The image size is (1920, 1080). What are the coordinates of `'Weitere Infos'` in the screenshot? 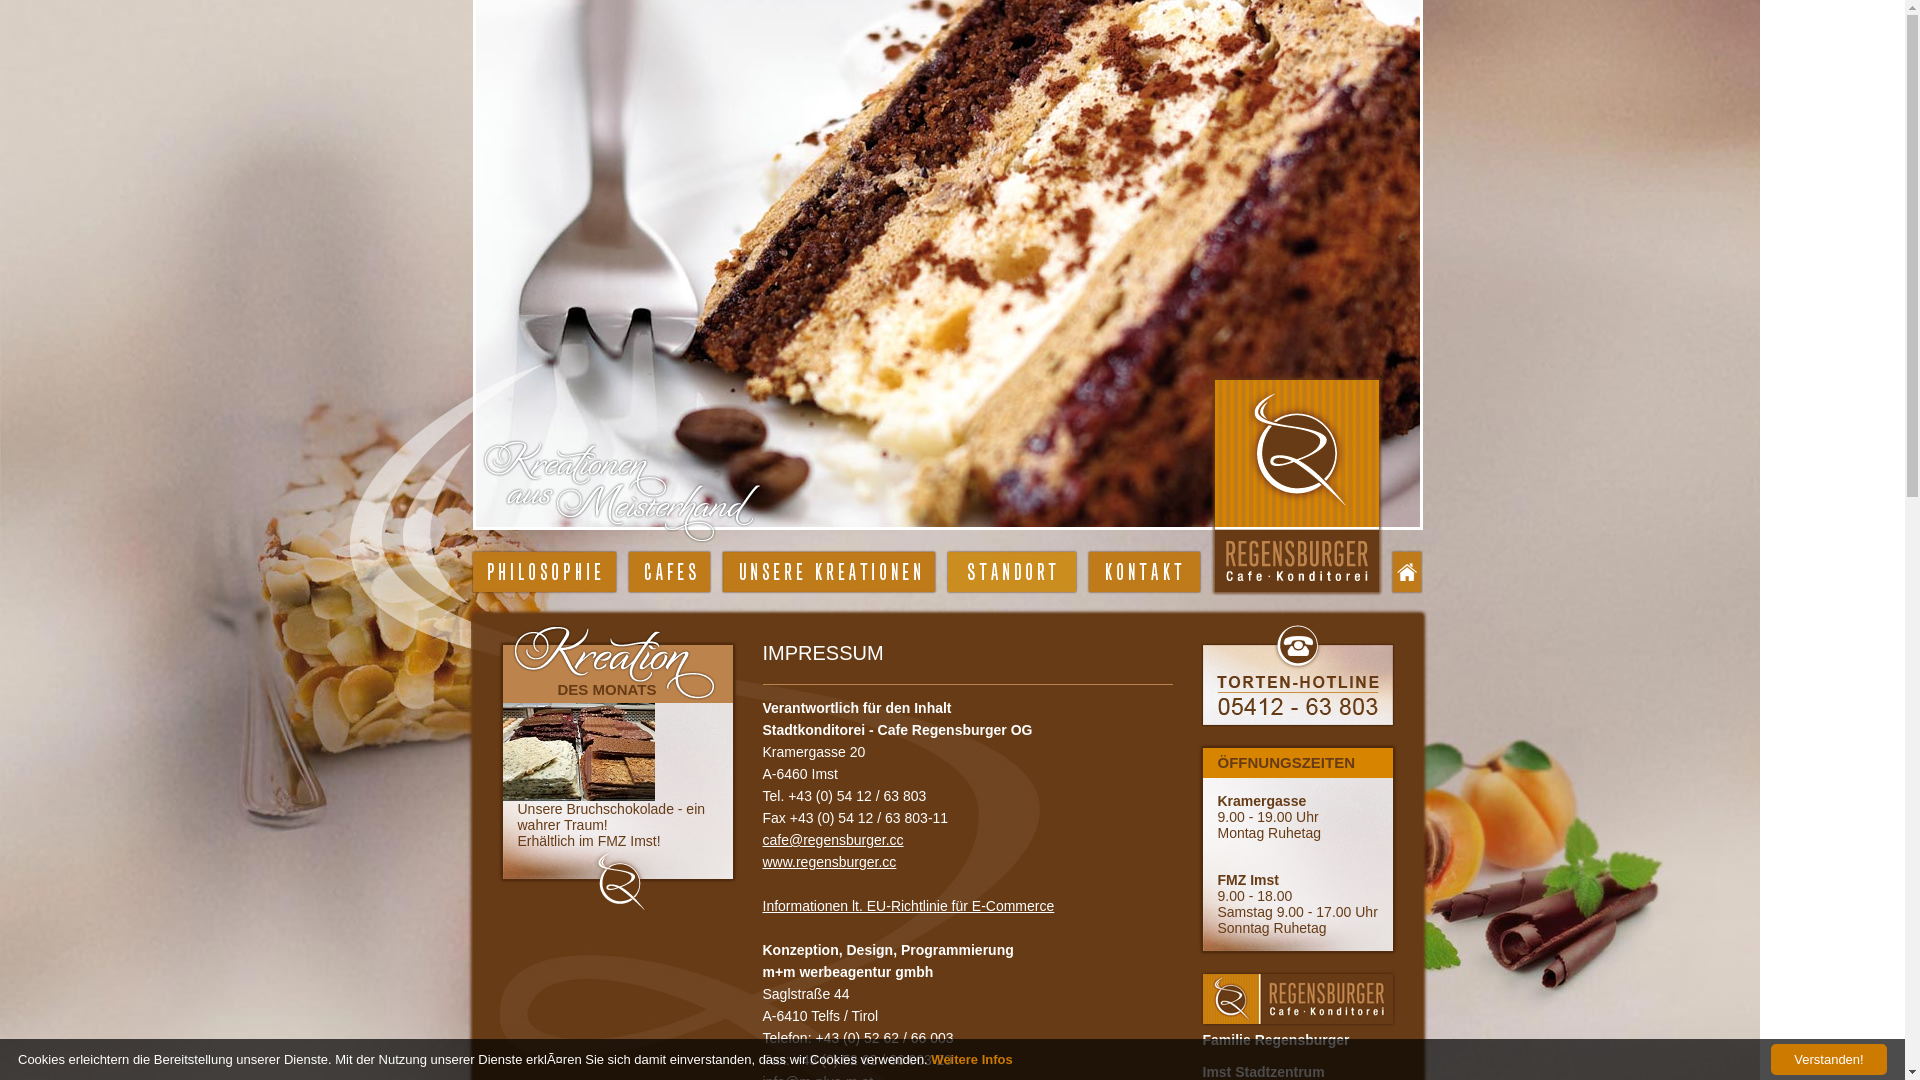 It's located at (971, 1058).